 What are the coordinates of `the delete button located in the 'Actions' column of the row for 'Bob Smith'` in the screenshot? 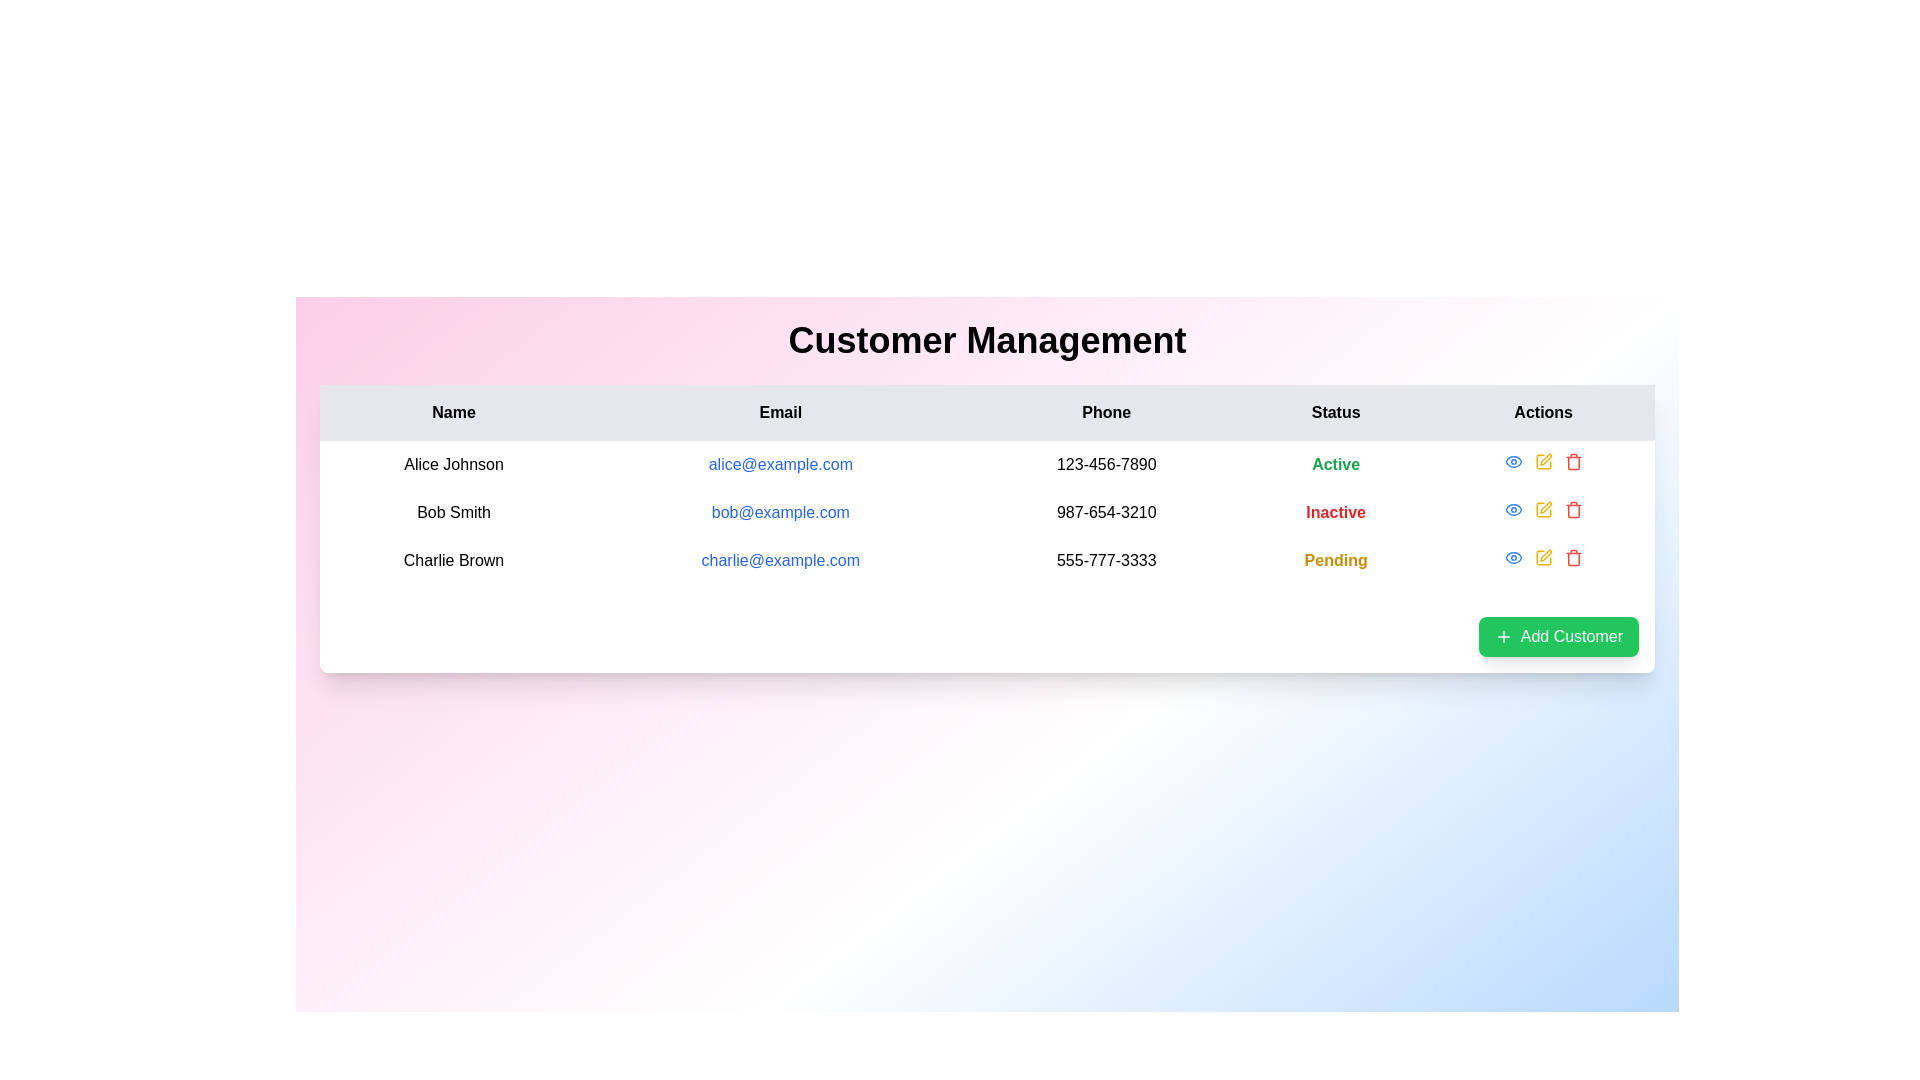 It's located at (1572, 462).